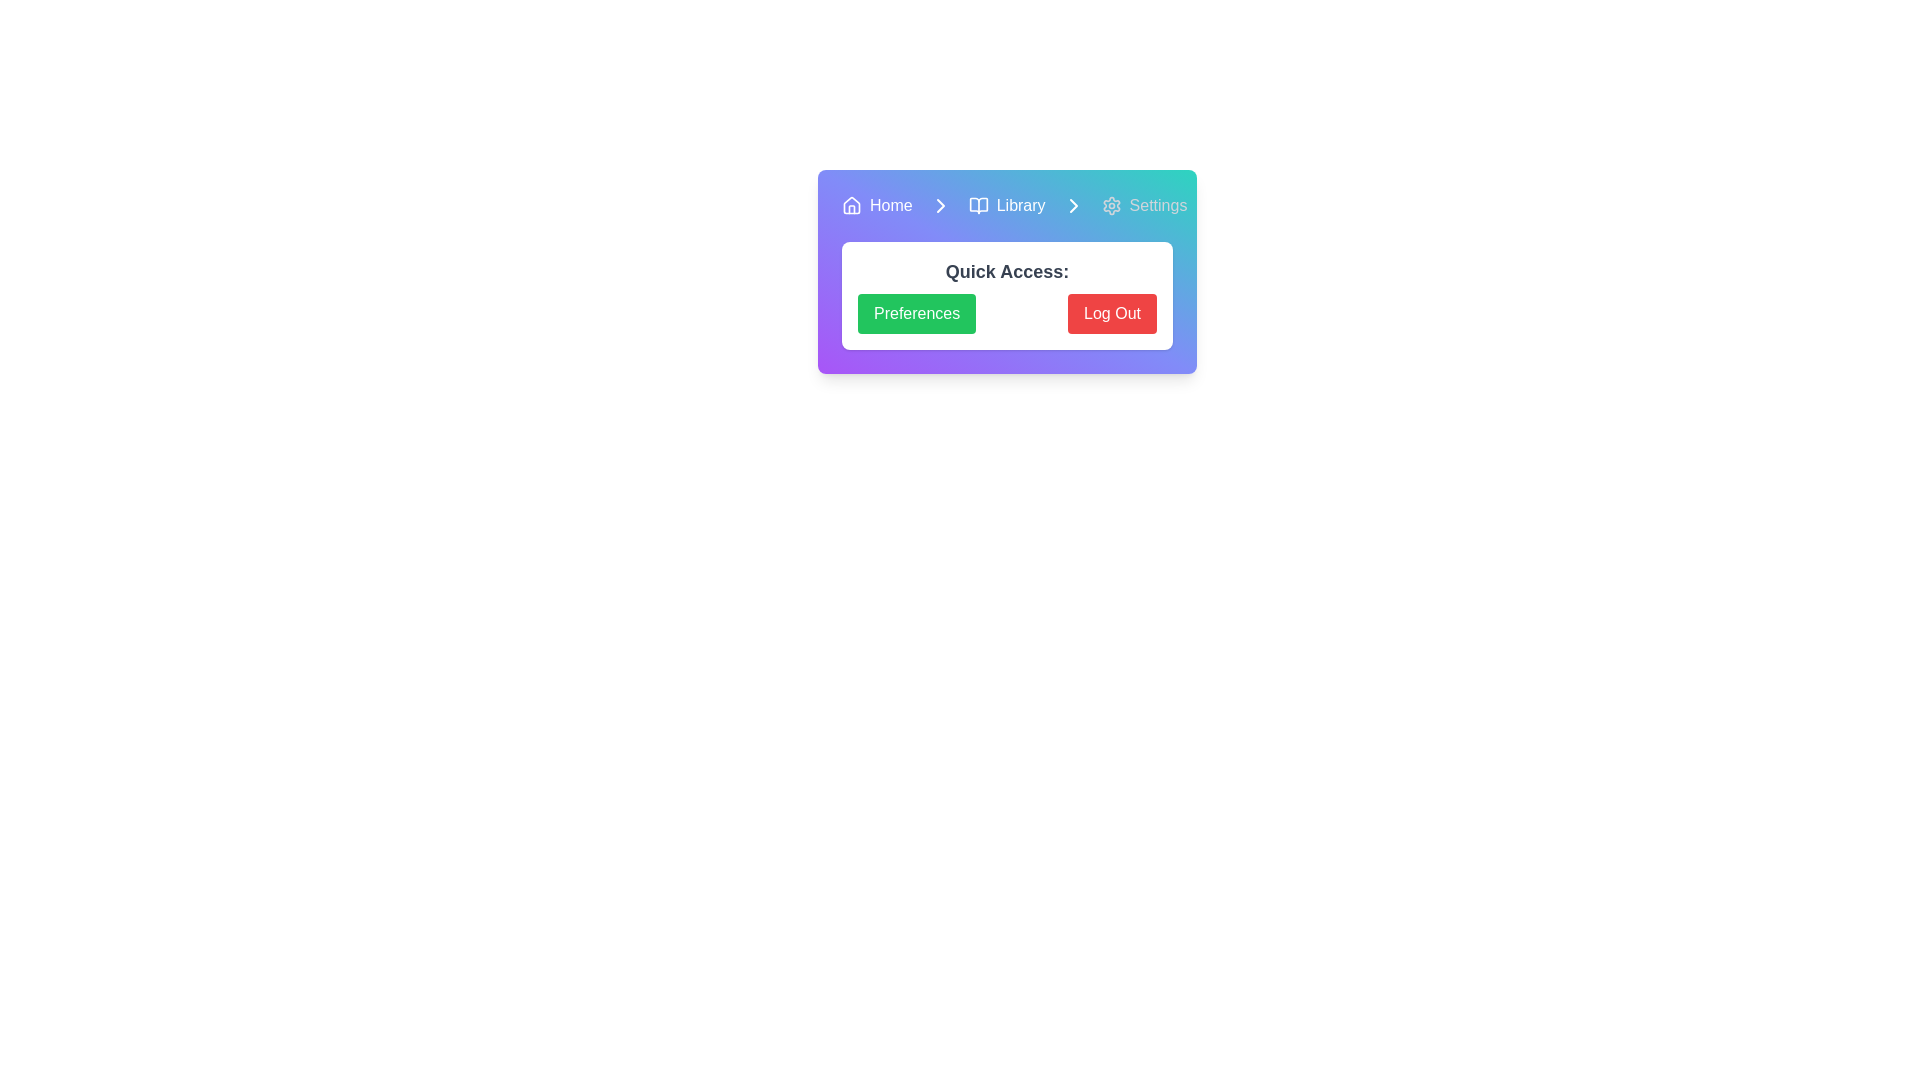 This screenshot has width=1920, height=1080. I want to click on the 'Library' icon in the top navigation bar, which is positioned to the left of the text 'Library' and to the right of the 'Home' icon, so click(978, 205).